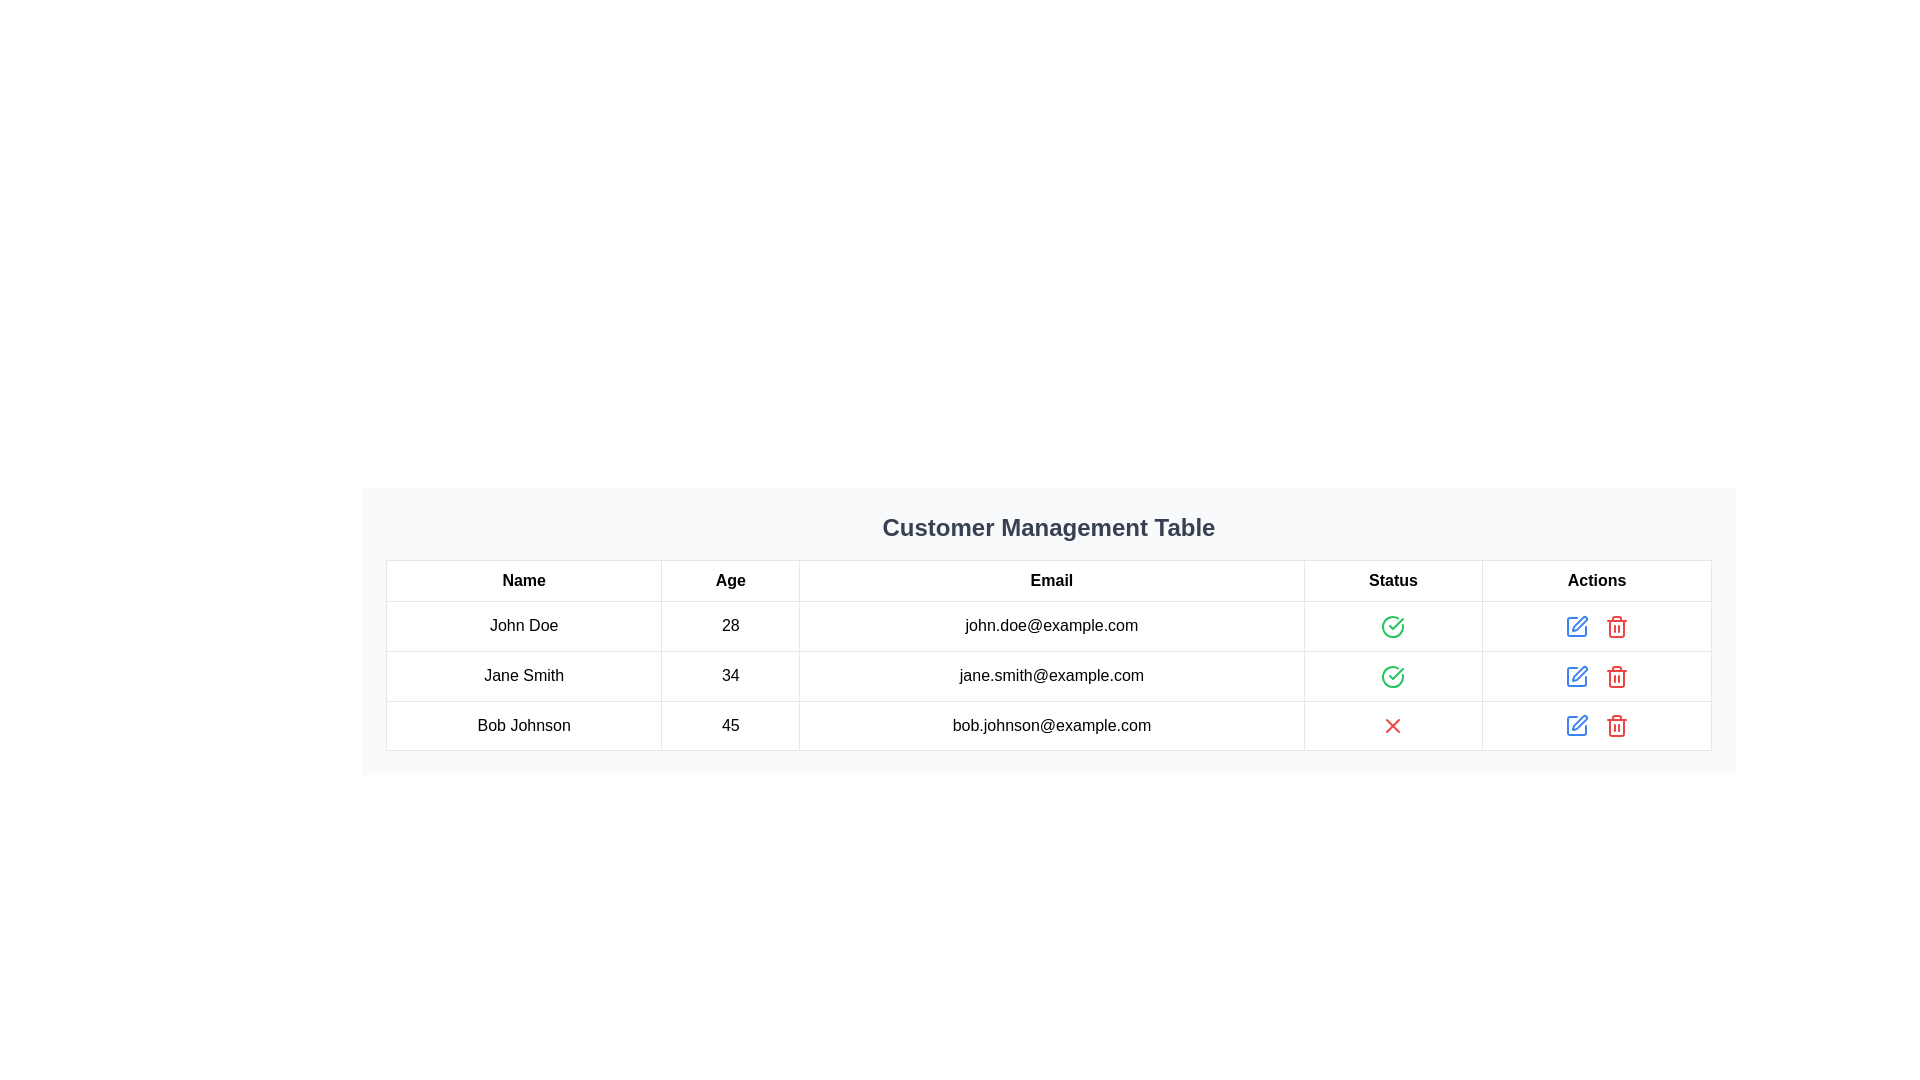 The image size is (1920, 1080). What do you see at coordinates (524, 725) in the screenshot?
I see `the static text content displaying the name 'Bob Johnson' located in the third row, first column of the table, directly below 'Jane Smith' and to the left of '45'` at bounding box center [524, 725].